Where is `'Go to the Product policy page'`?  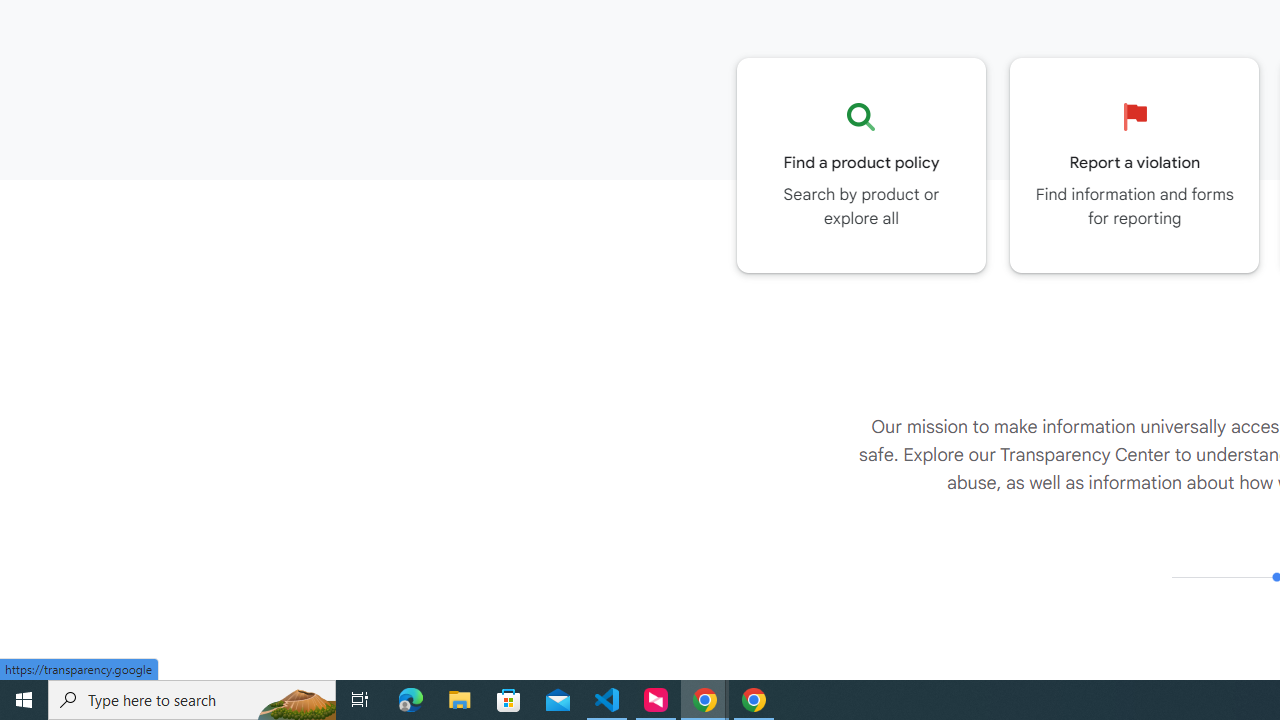 'Go to the Product policy page' is located at coordinates (861, 164).